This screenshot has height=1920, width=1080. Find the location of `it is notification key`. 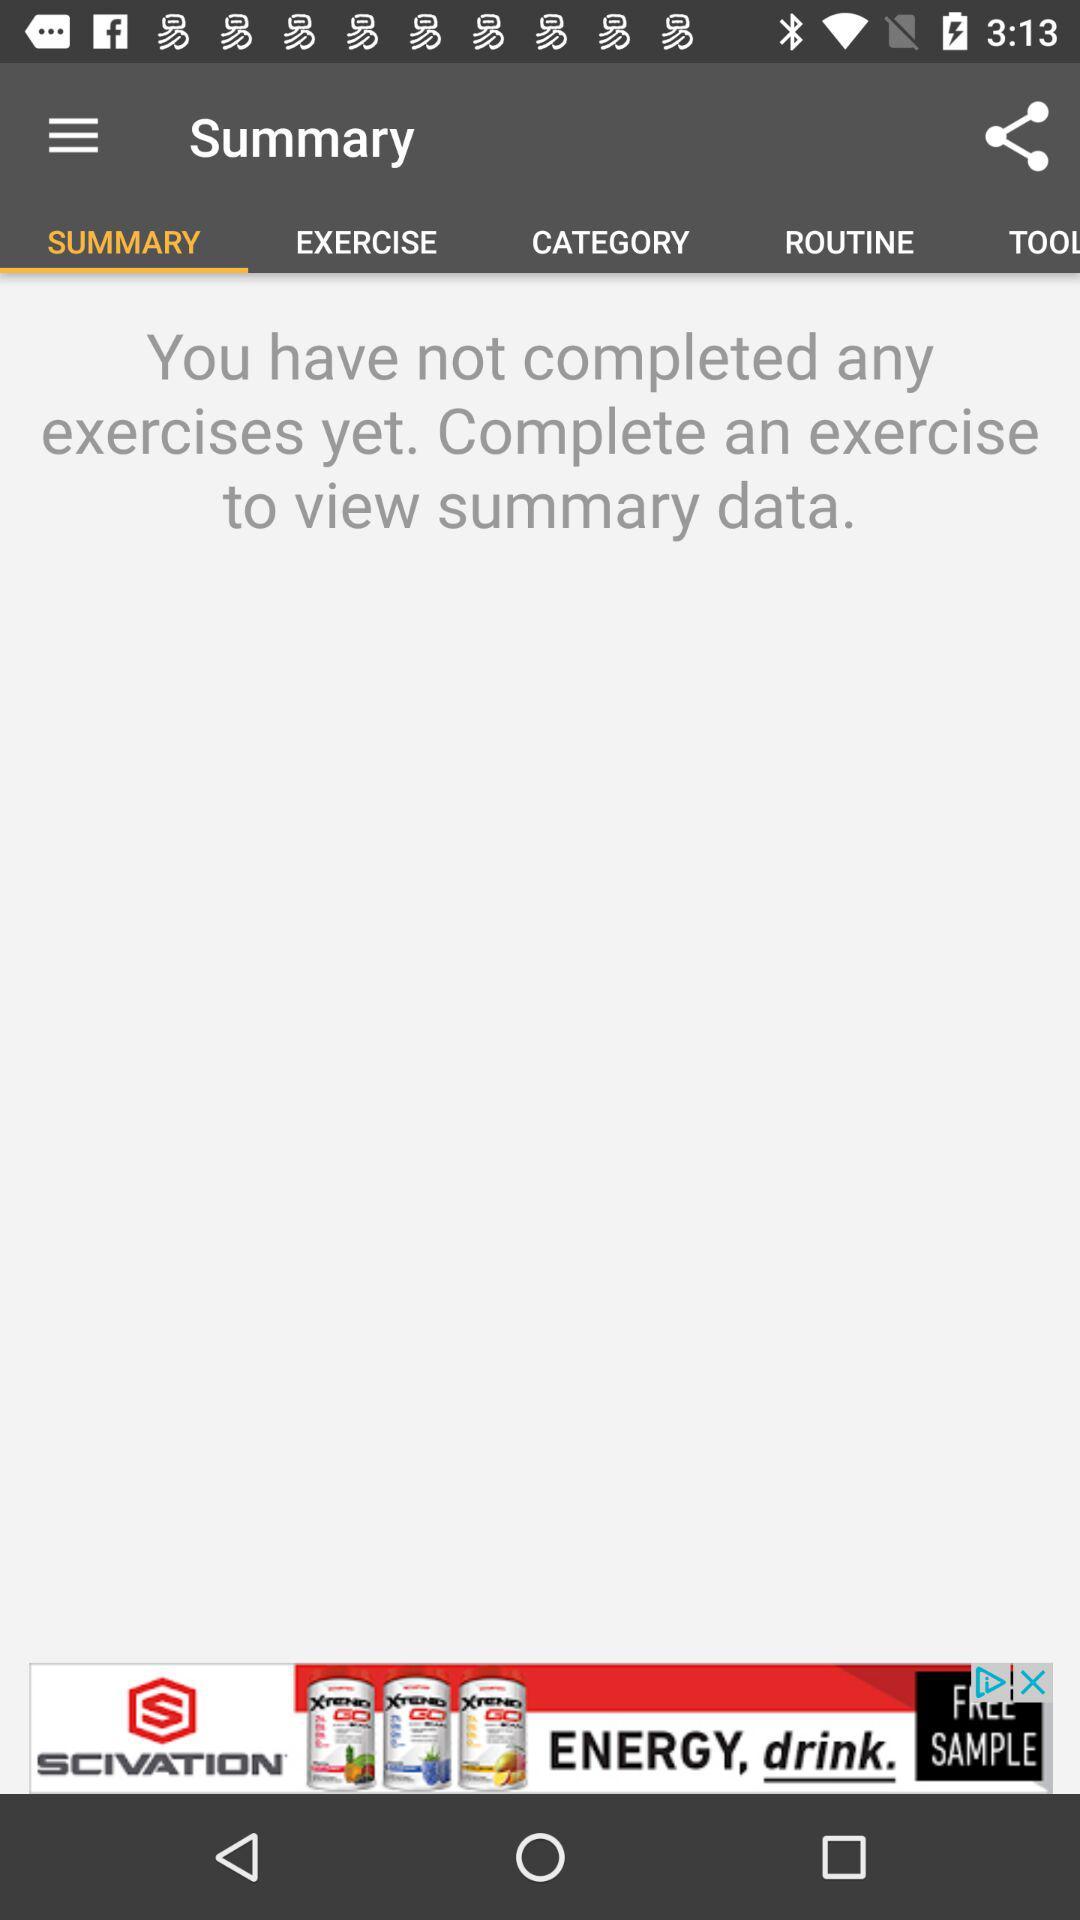

it is notification key is located at coordinates (540, 1727).